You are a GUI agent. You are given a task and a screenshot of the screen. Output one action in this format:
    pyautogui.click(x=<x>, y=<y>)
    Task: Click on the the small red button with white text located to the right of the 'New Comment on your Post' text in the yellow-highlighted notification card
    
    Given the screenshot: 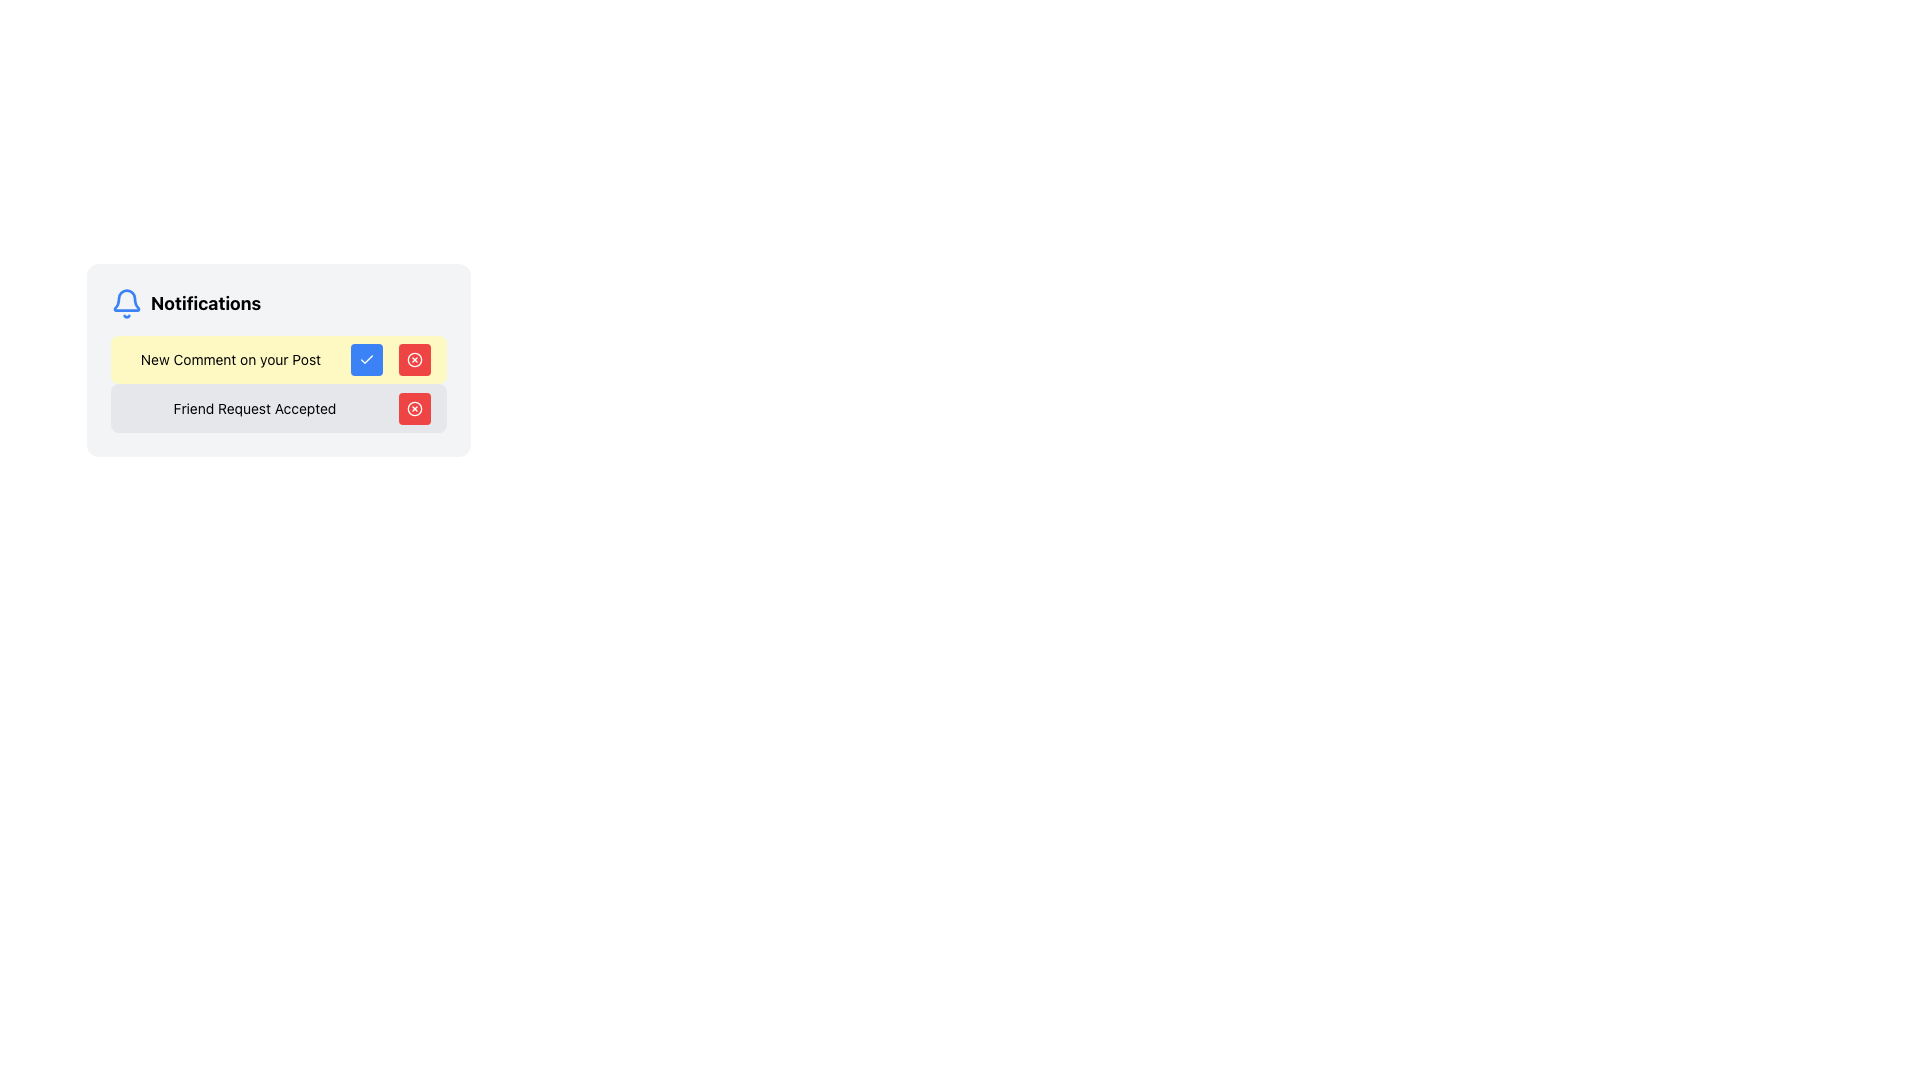 What is the action you would take?
    pyautogui.click(x=413, y=358)
    